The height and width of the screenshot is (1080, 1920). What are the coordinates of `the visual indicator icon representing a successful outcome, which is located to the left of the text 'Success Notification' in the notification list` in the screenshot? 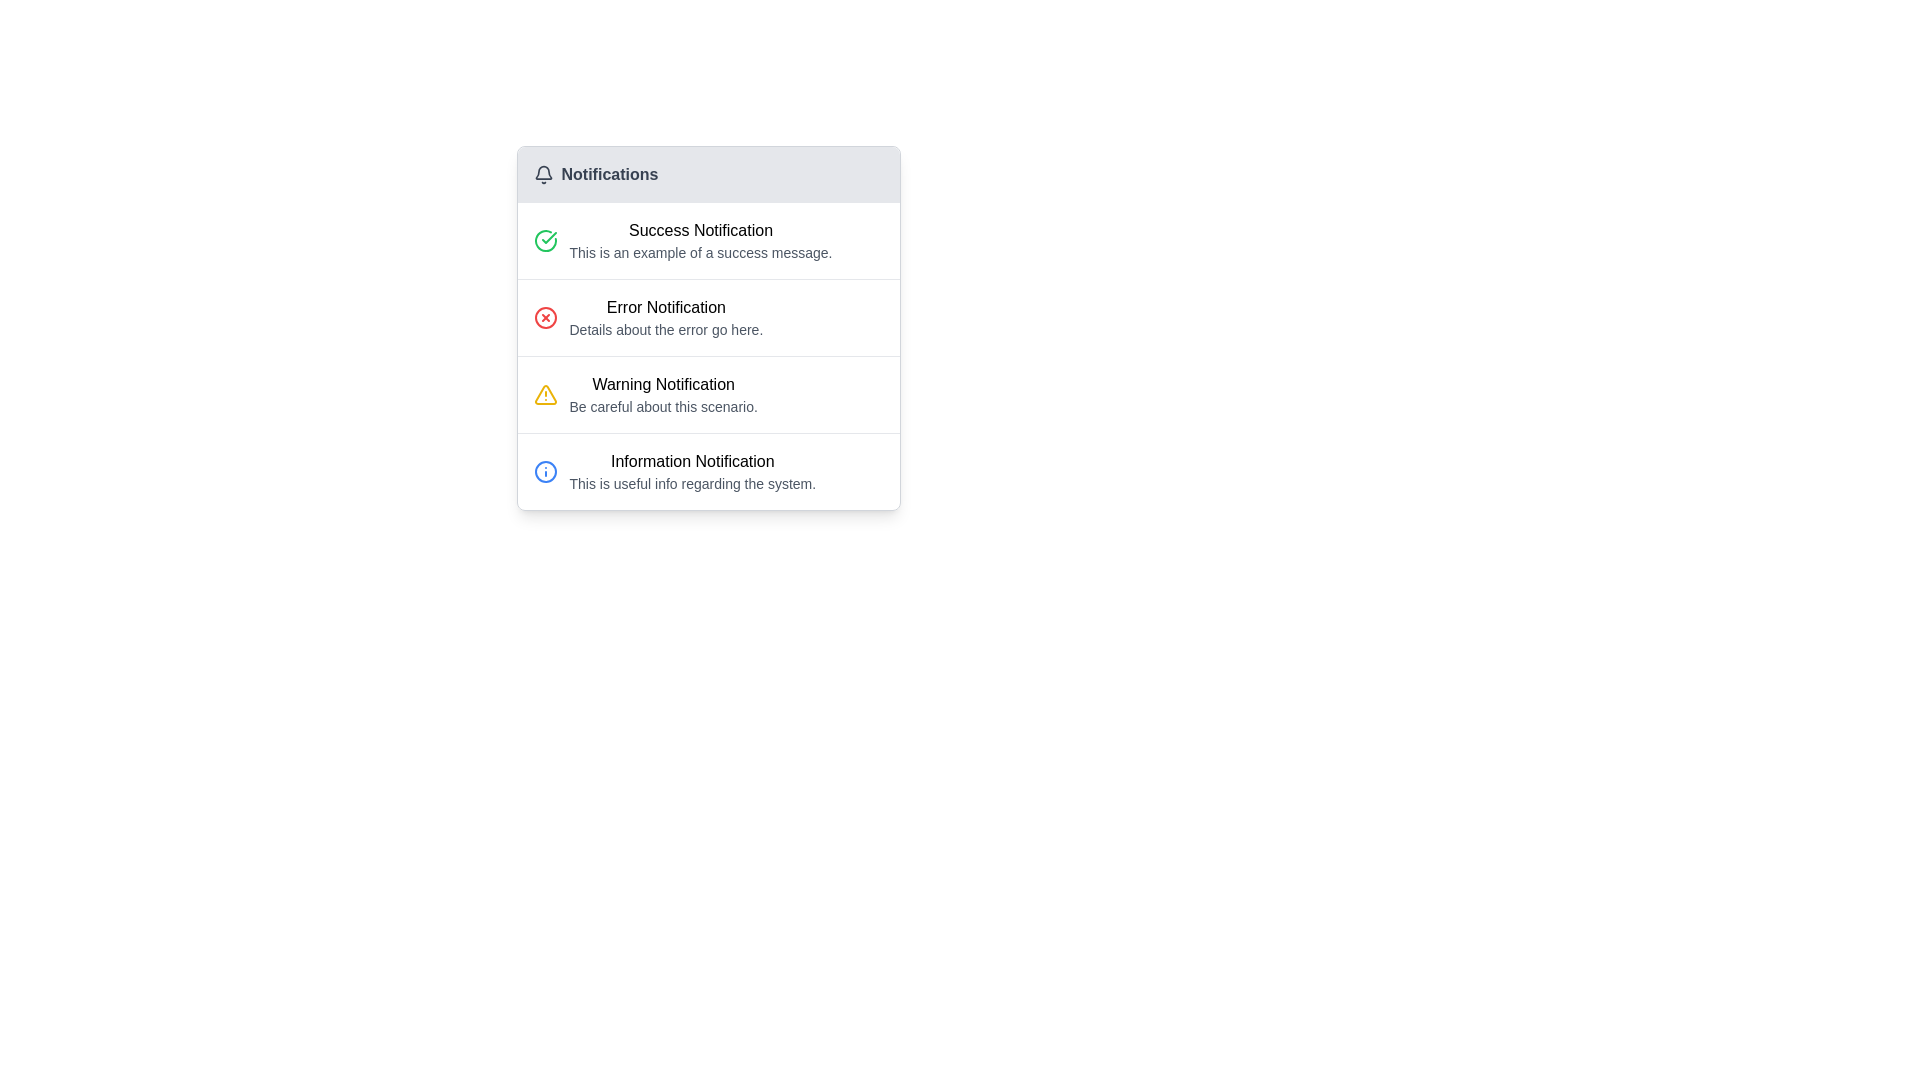 It's located at (545, 239).